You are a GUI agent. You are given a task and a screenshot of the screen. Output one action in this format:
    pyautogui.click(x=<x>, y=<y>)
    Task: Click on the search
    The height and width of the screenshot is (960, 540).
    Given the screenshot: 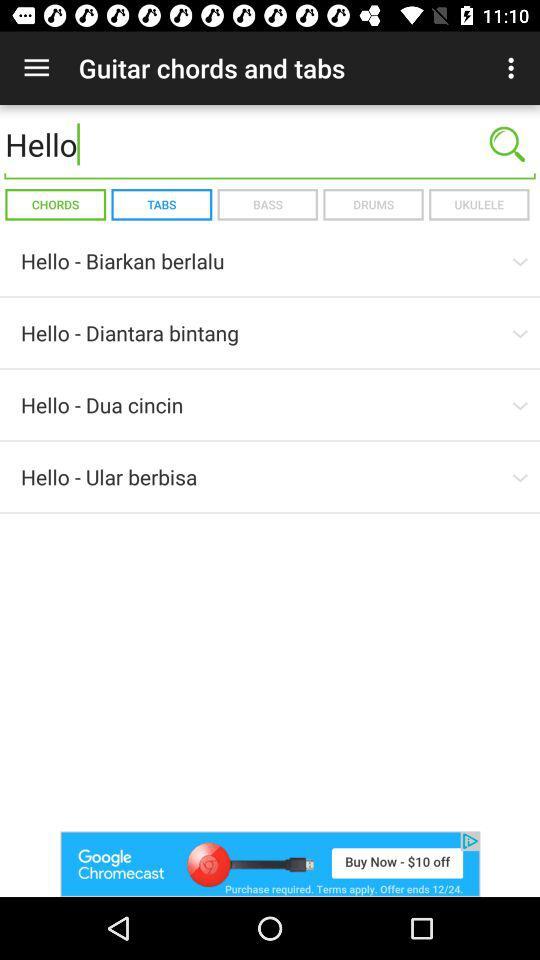 What is the action you would take?
    pyautogui.click(x=507, y=143)
    